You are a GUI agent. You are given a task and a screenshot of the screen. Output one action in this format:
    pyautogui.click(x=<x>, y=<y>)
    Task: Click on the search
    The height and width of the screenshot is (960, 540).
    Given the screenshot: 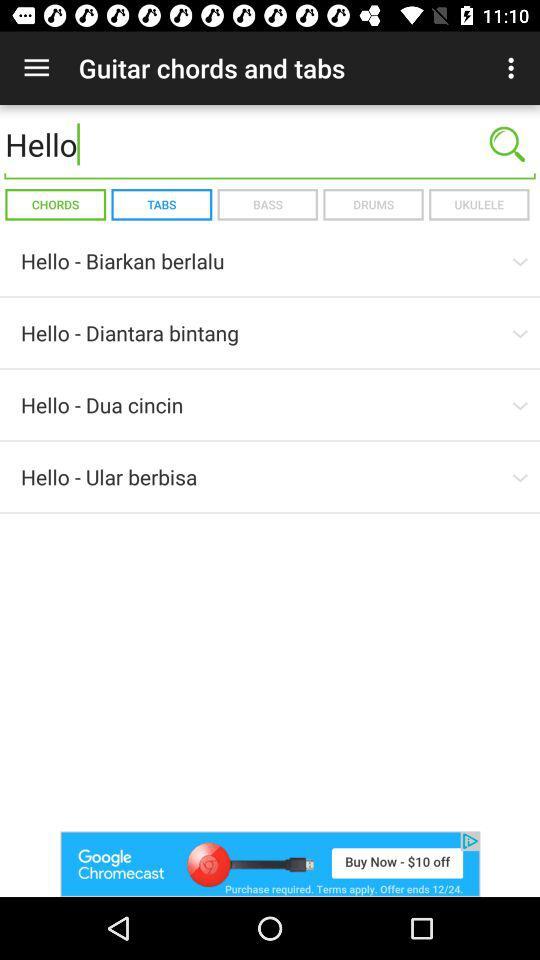 What is the action you would take?
    pyautogui.click(x=507, y=143)
    